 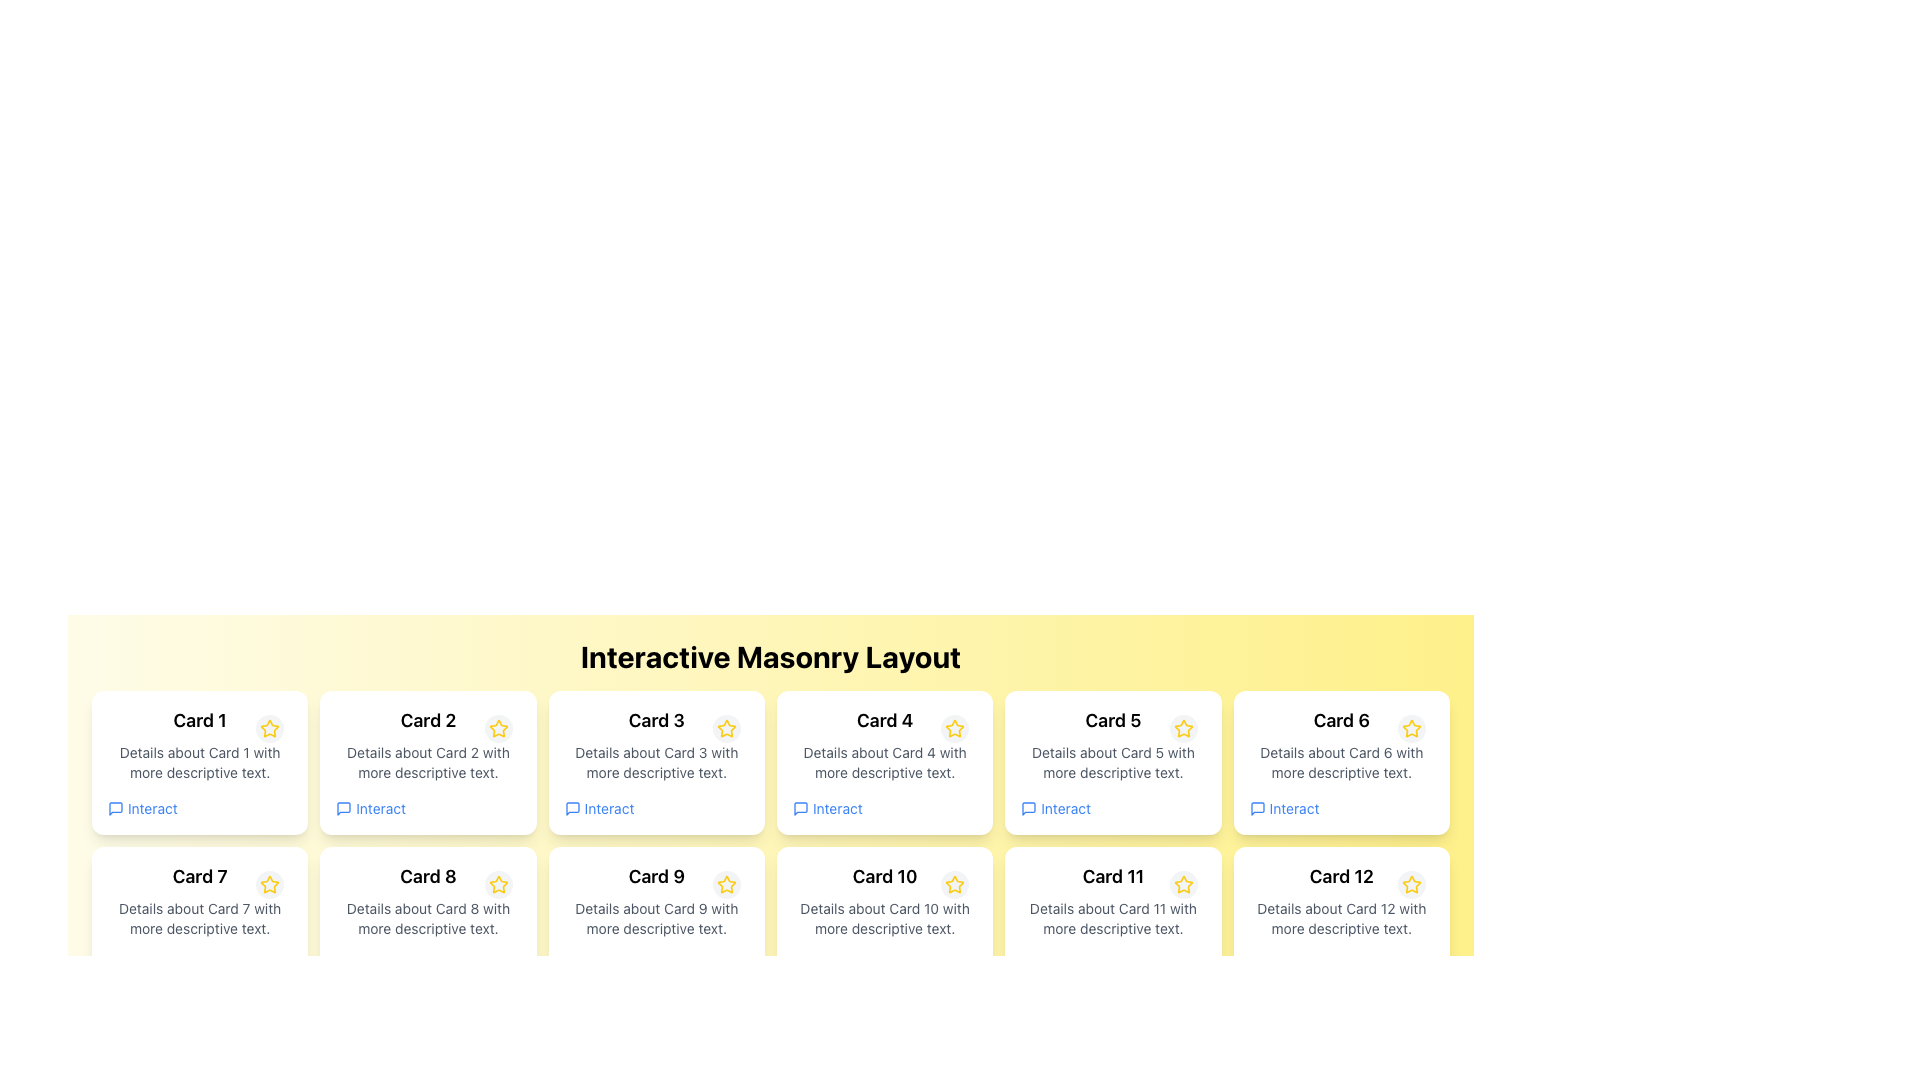 I want to click on the 'Interact' icon located to the left of the 'Interact' link under 'Card 6' in the third column of the second row, so click(x=1256, y=808).